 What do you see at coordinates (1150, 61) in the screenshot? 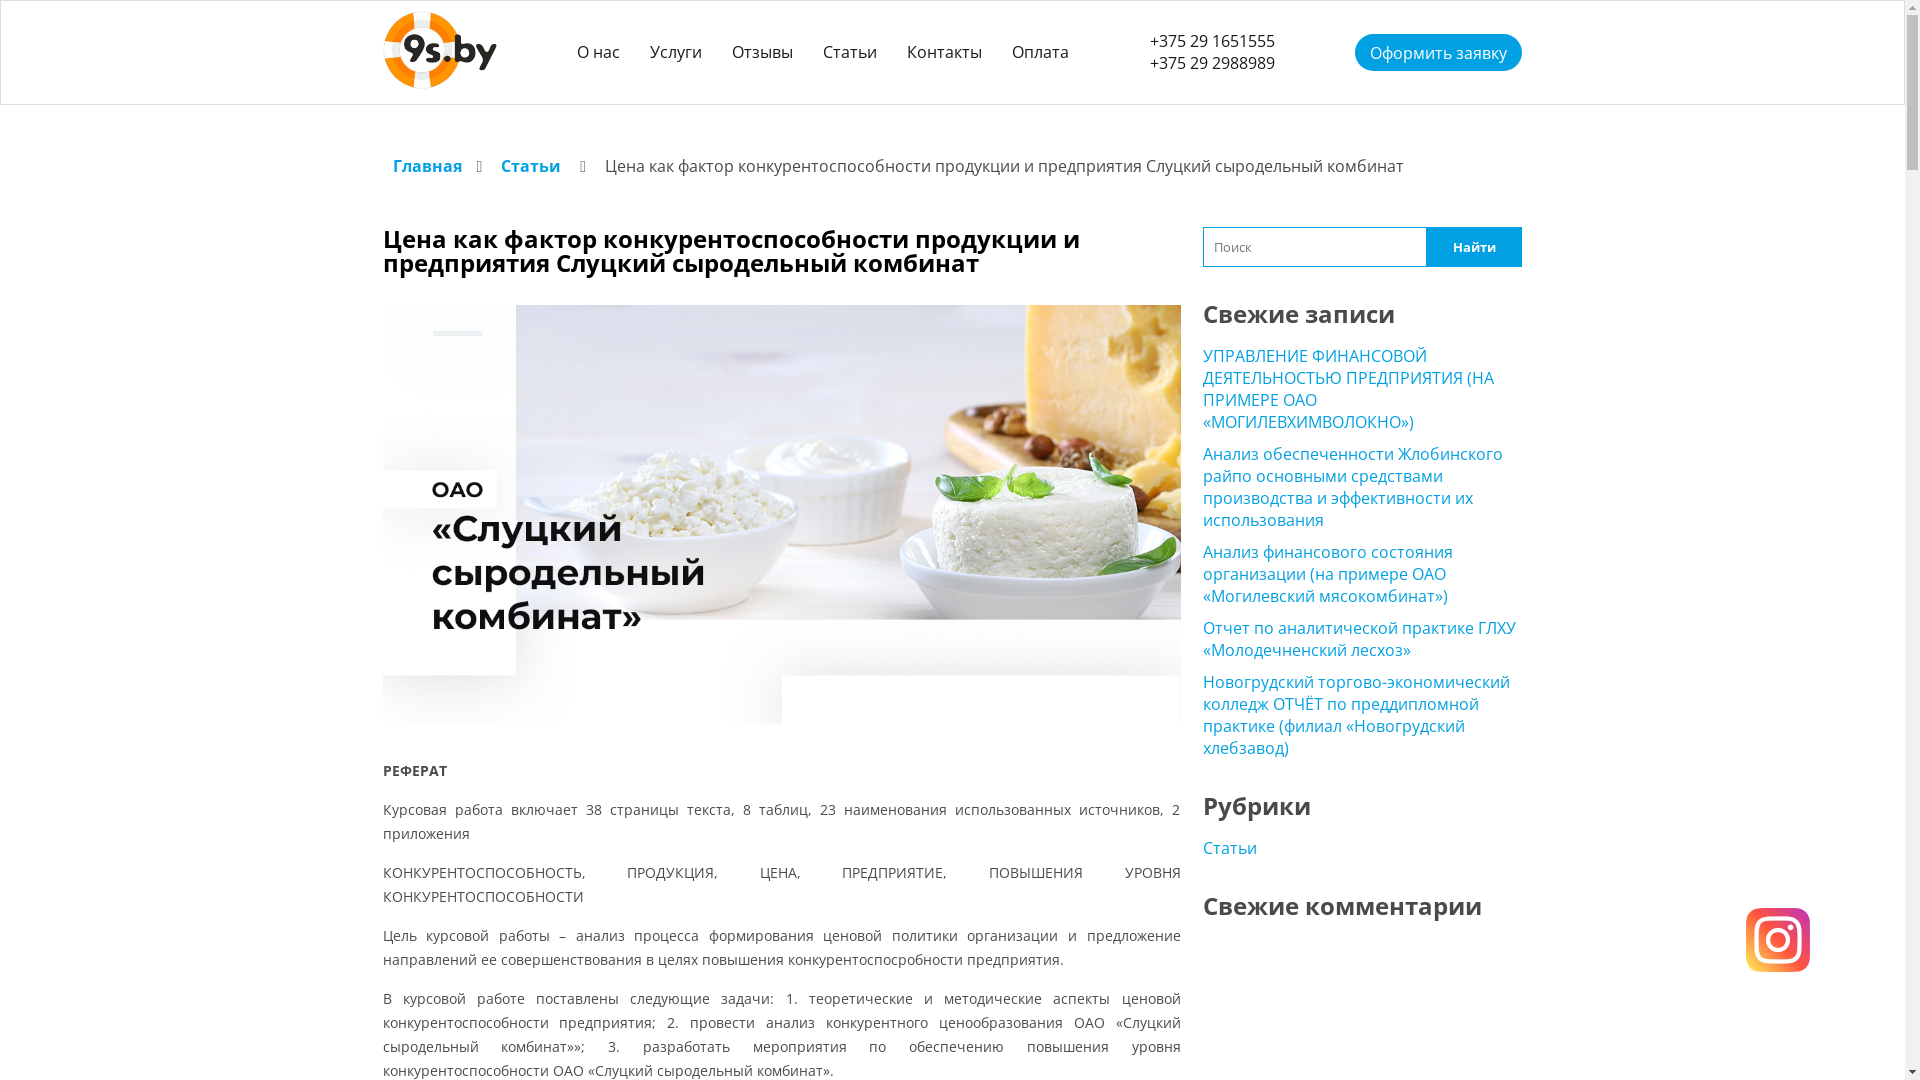
I see `'+375 29 2988989'` at bounding box center [1150, 61].